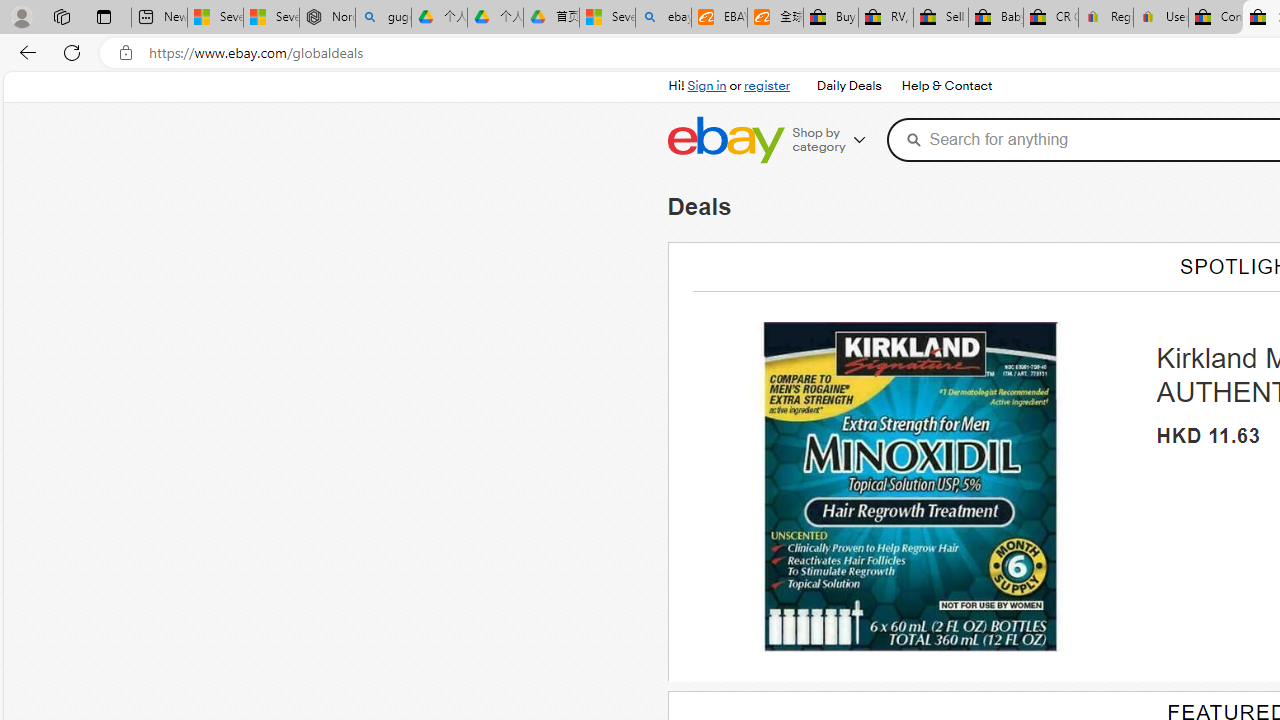 Image resolution: width=1280 pixels, height=720 pixels. Describe the element at coordinates (848, 85) in the screenshot. I see `'Daily Deals'` at that location.